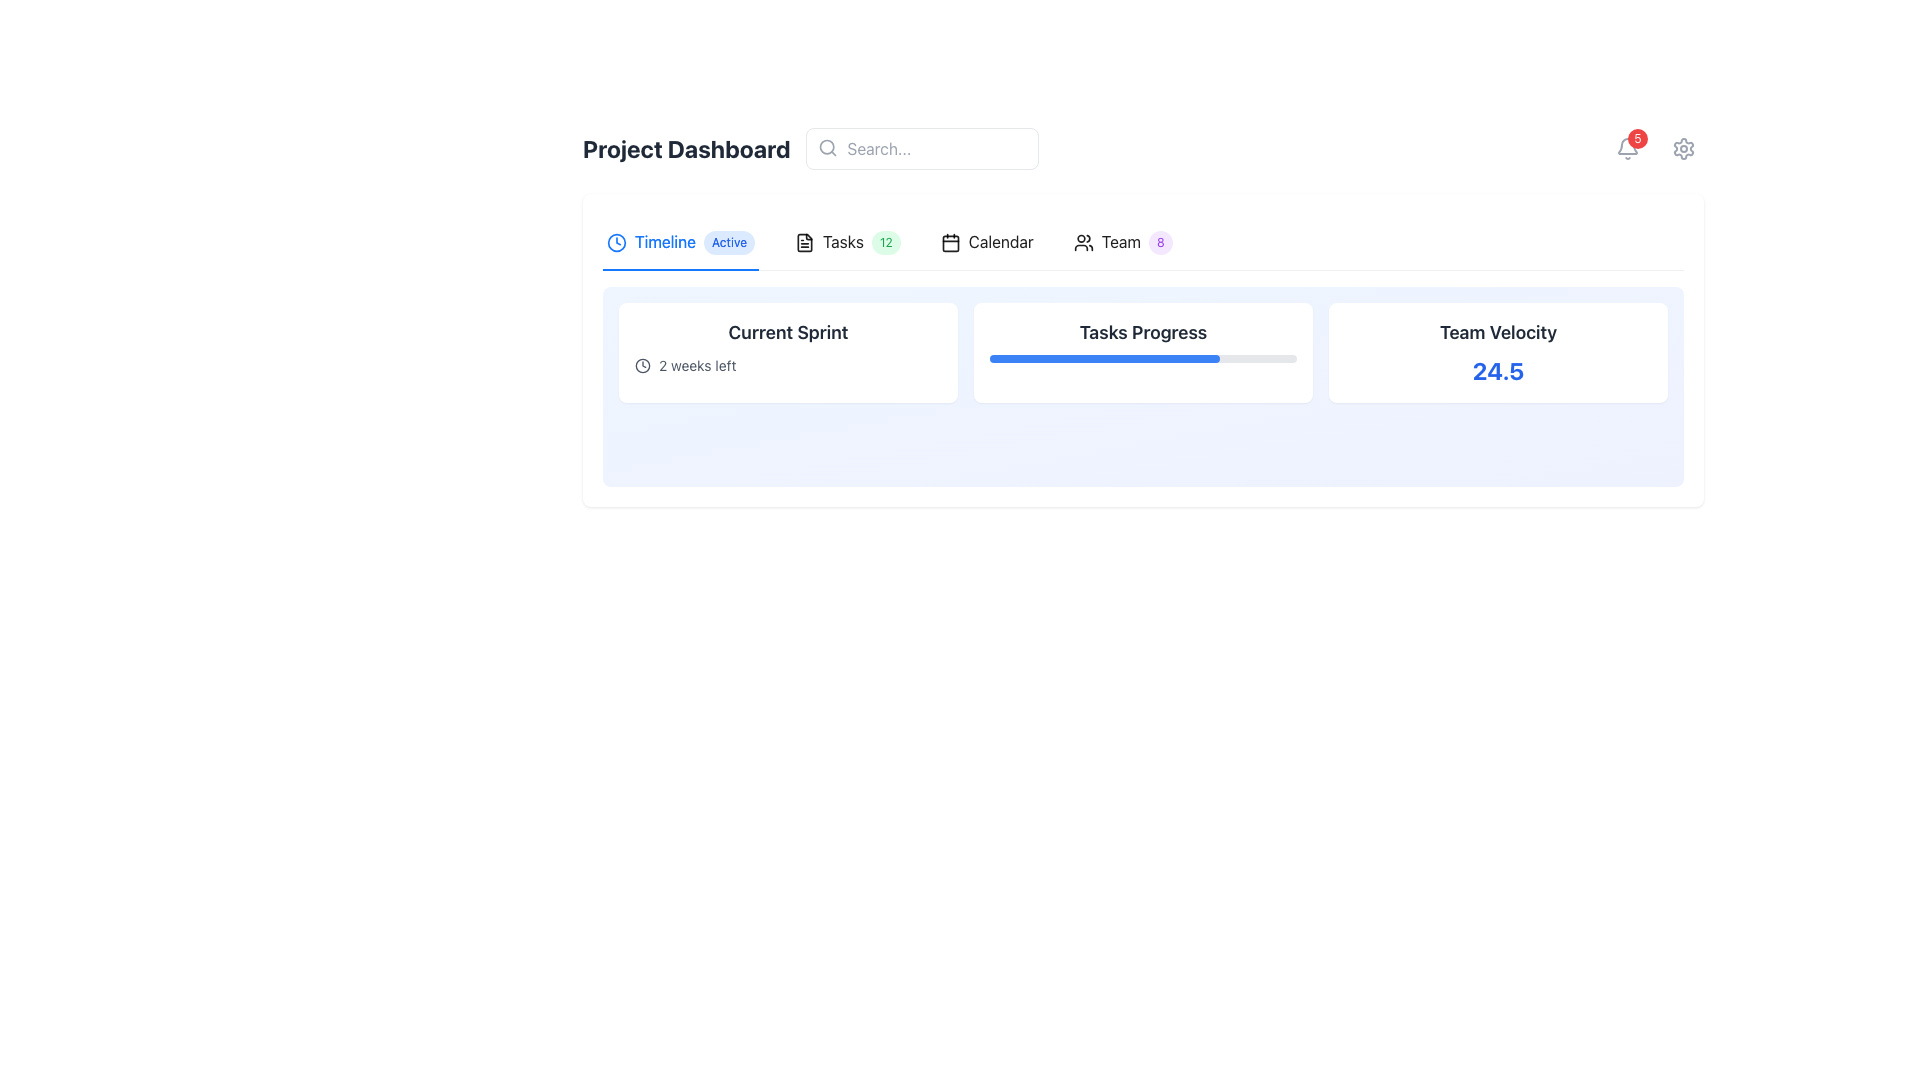  I want to click on the notification icon in the top-right section of the interface, so click(1627, 148).